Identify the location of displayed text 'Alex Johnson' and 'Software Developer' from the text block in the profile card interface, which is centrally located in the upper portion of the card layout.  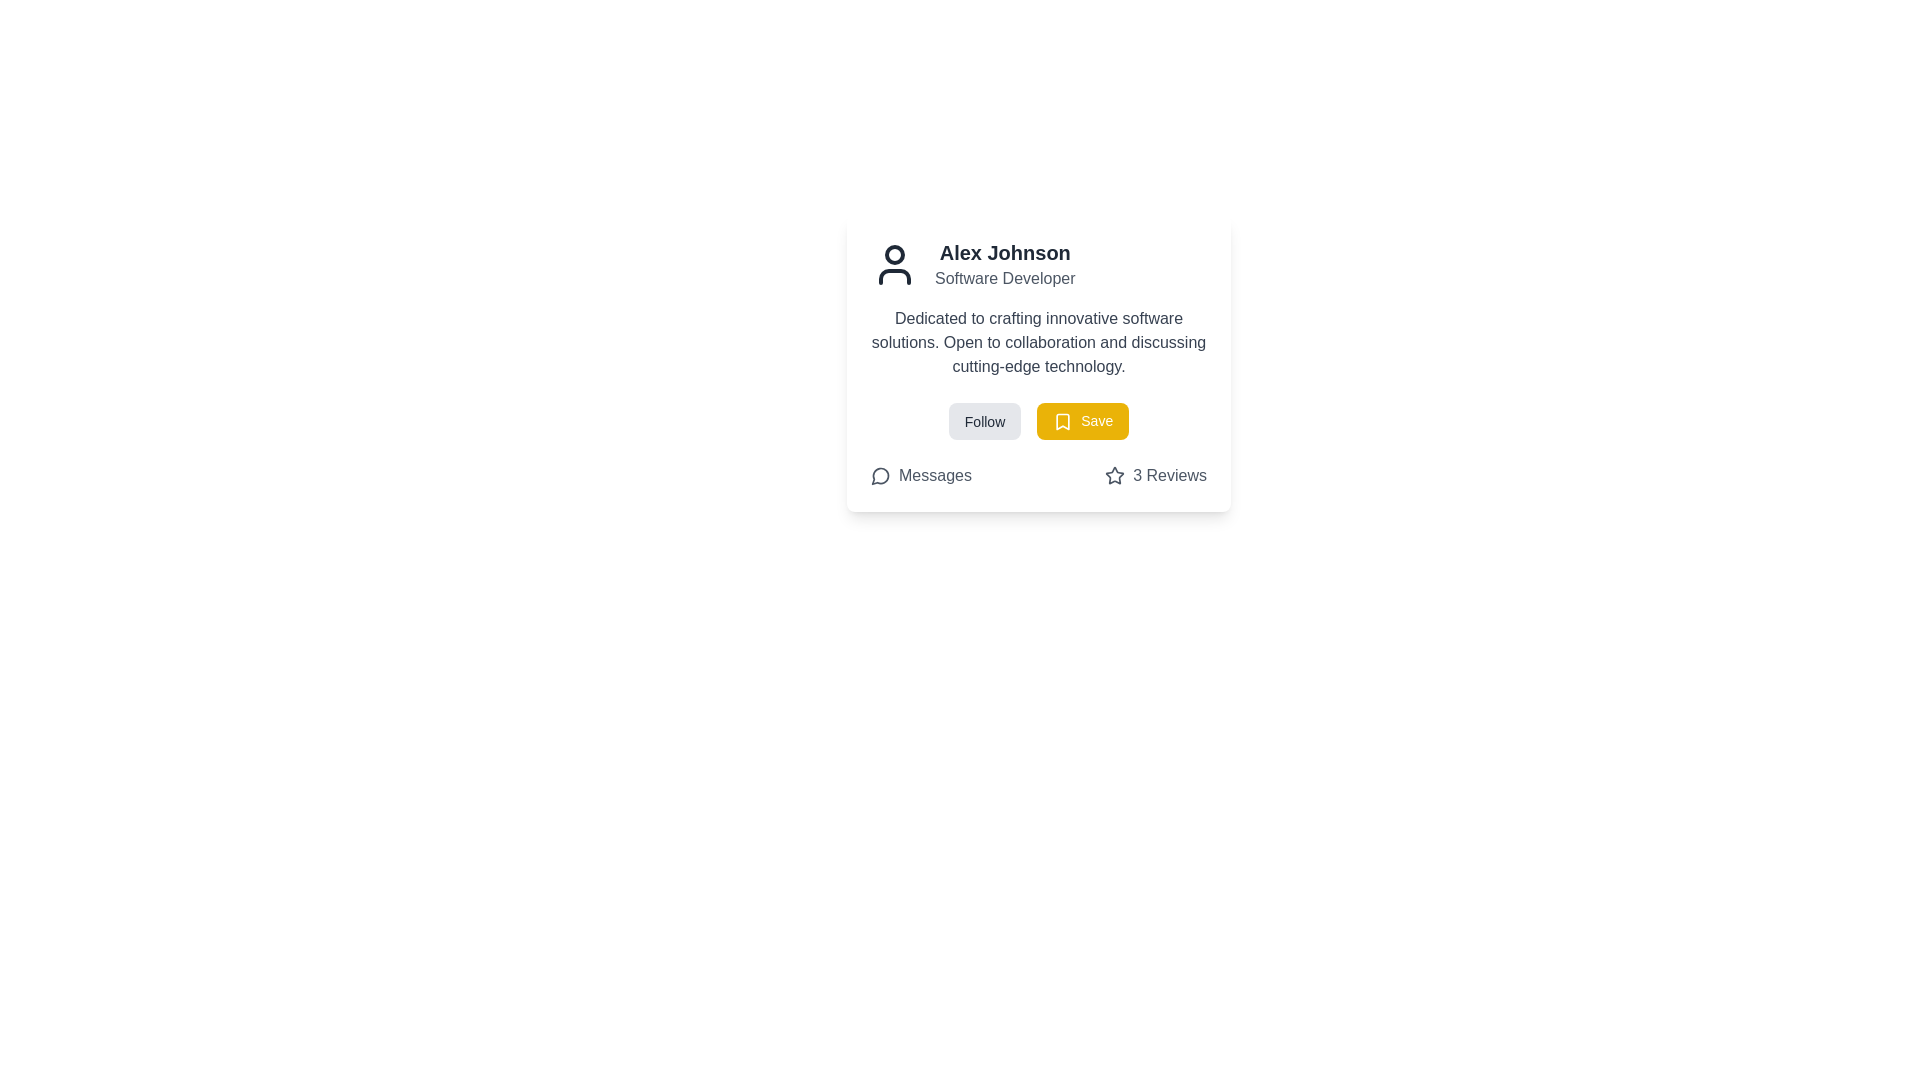
(1005, 264).